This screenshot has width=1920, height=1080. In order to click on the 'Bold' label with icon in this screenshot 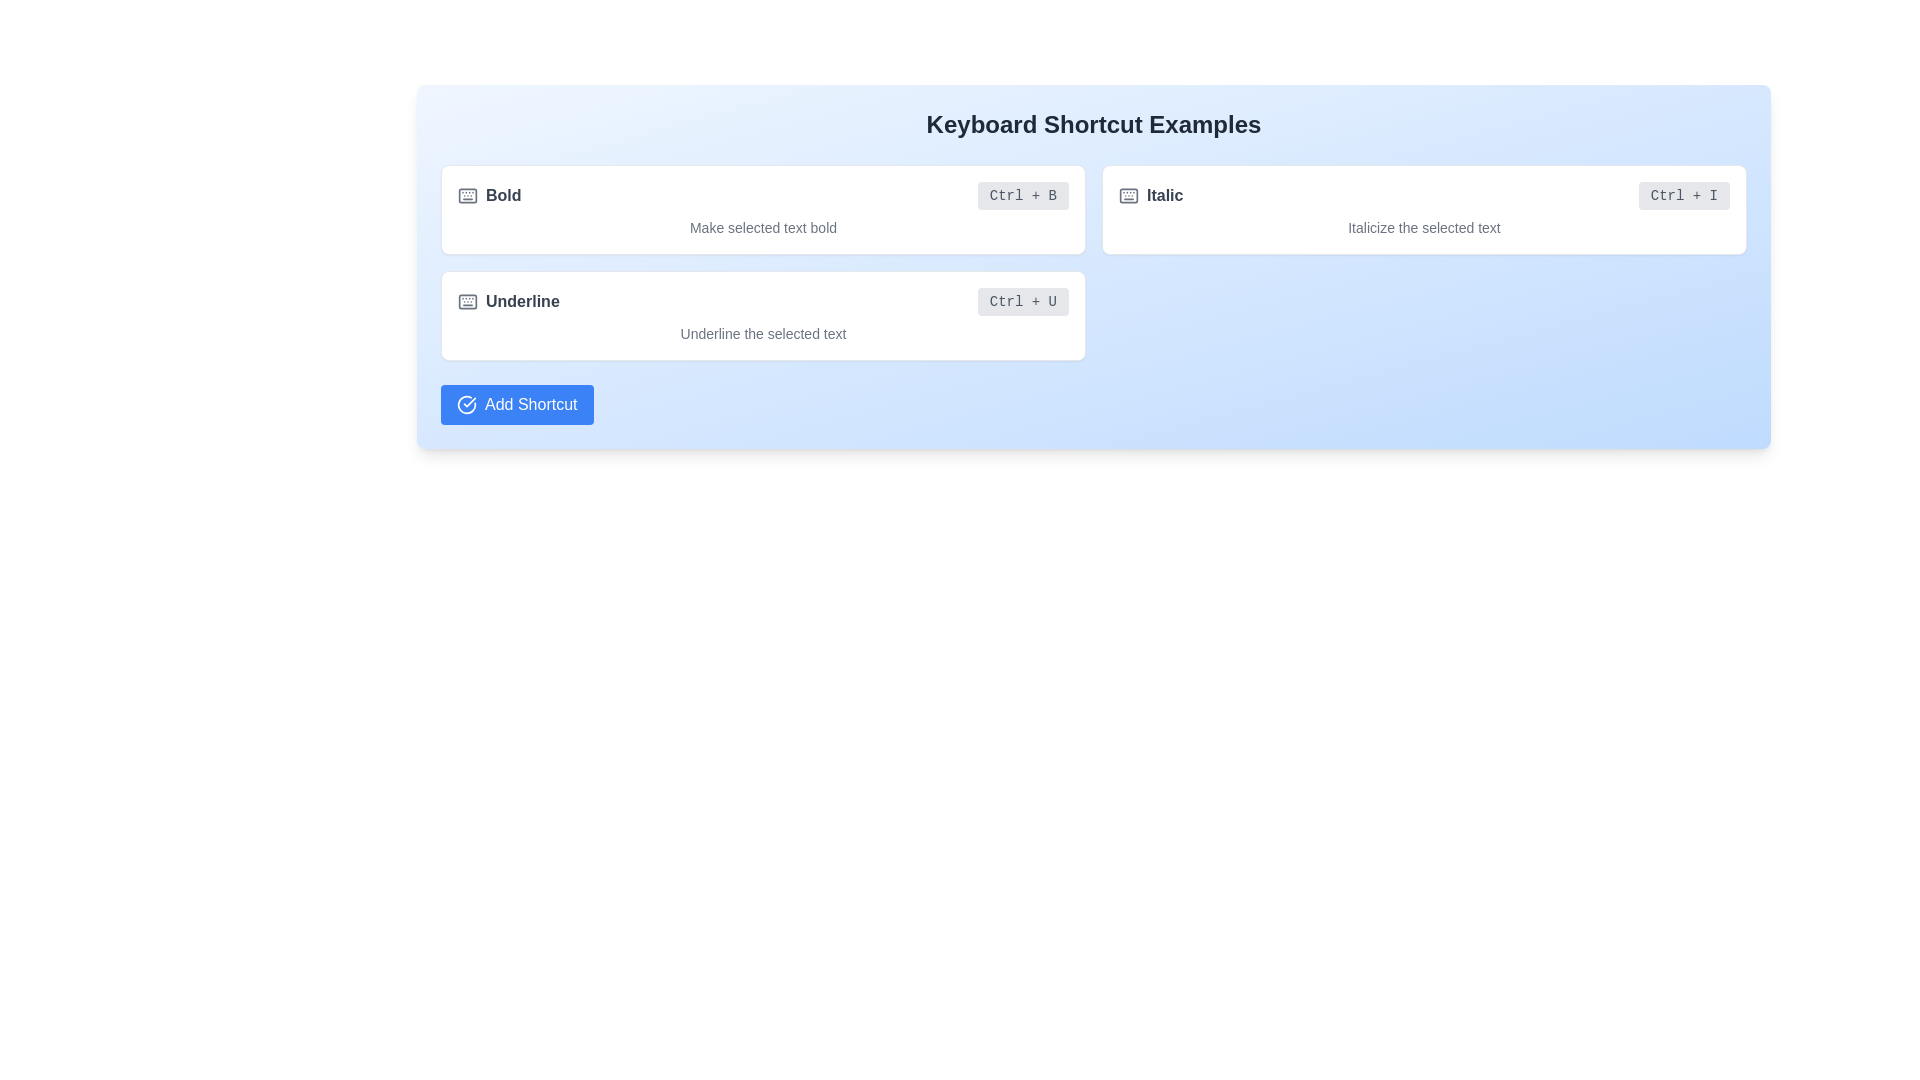, I will do `click(489, 196)`.